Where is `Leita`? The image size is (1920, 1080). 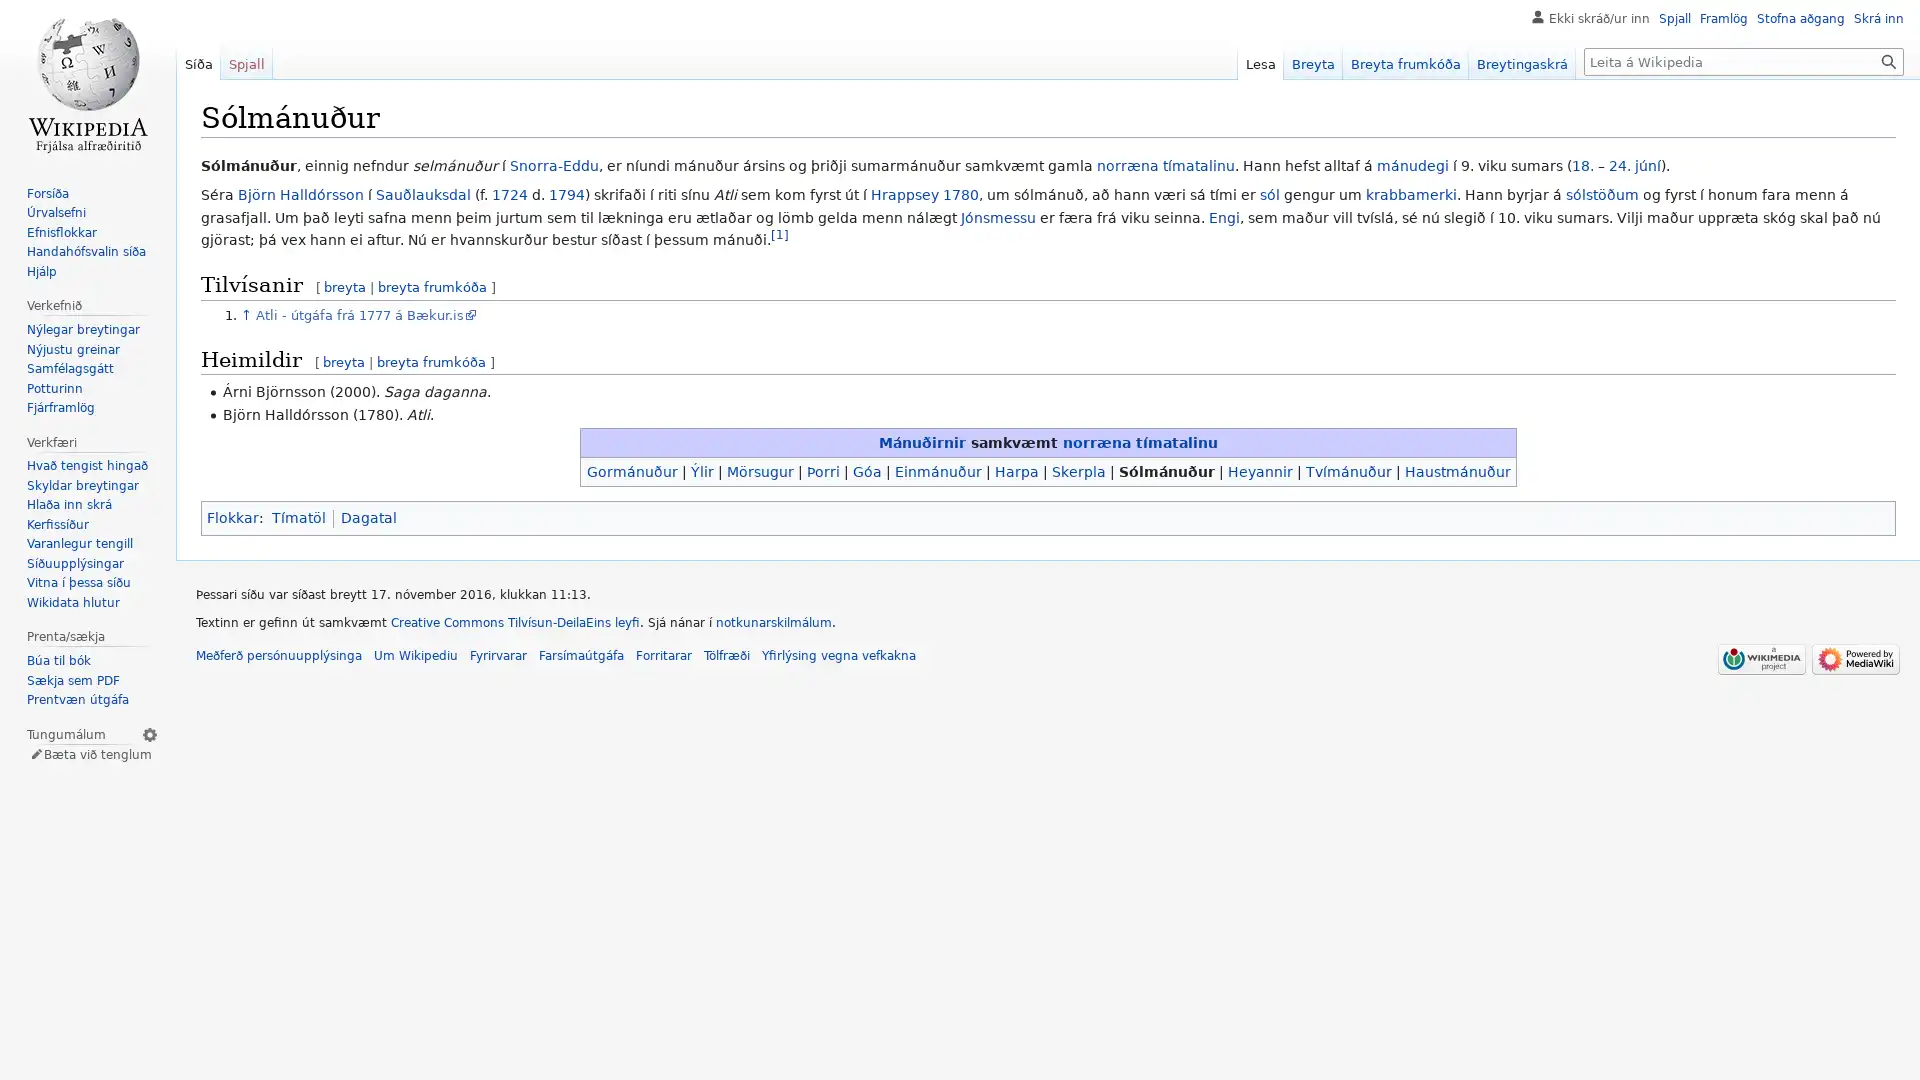 Leita is located at coordinates (1888, 60).